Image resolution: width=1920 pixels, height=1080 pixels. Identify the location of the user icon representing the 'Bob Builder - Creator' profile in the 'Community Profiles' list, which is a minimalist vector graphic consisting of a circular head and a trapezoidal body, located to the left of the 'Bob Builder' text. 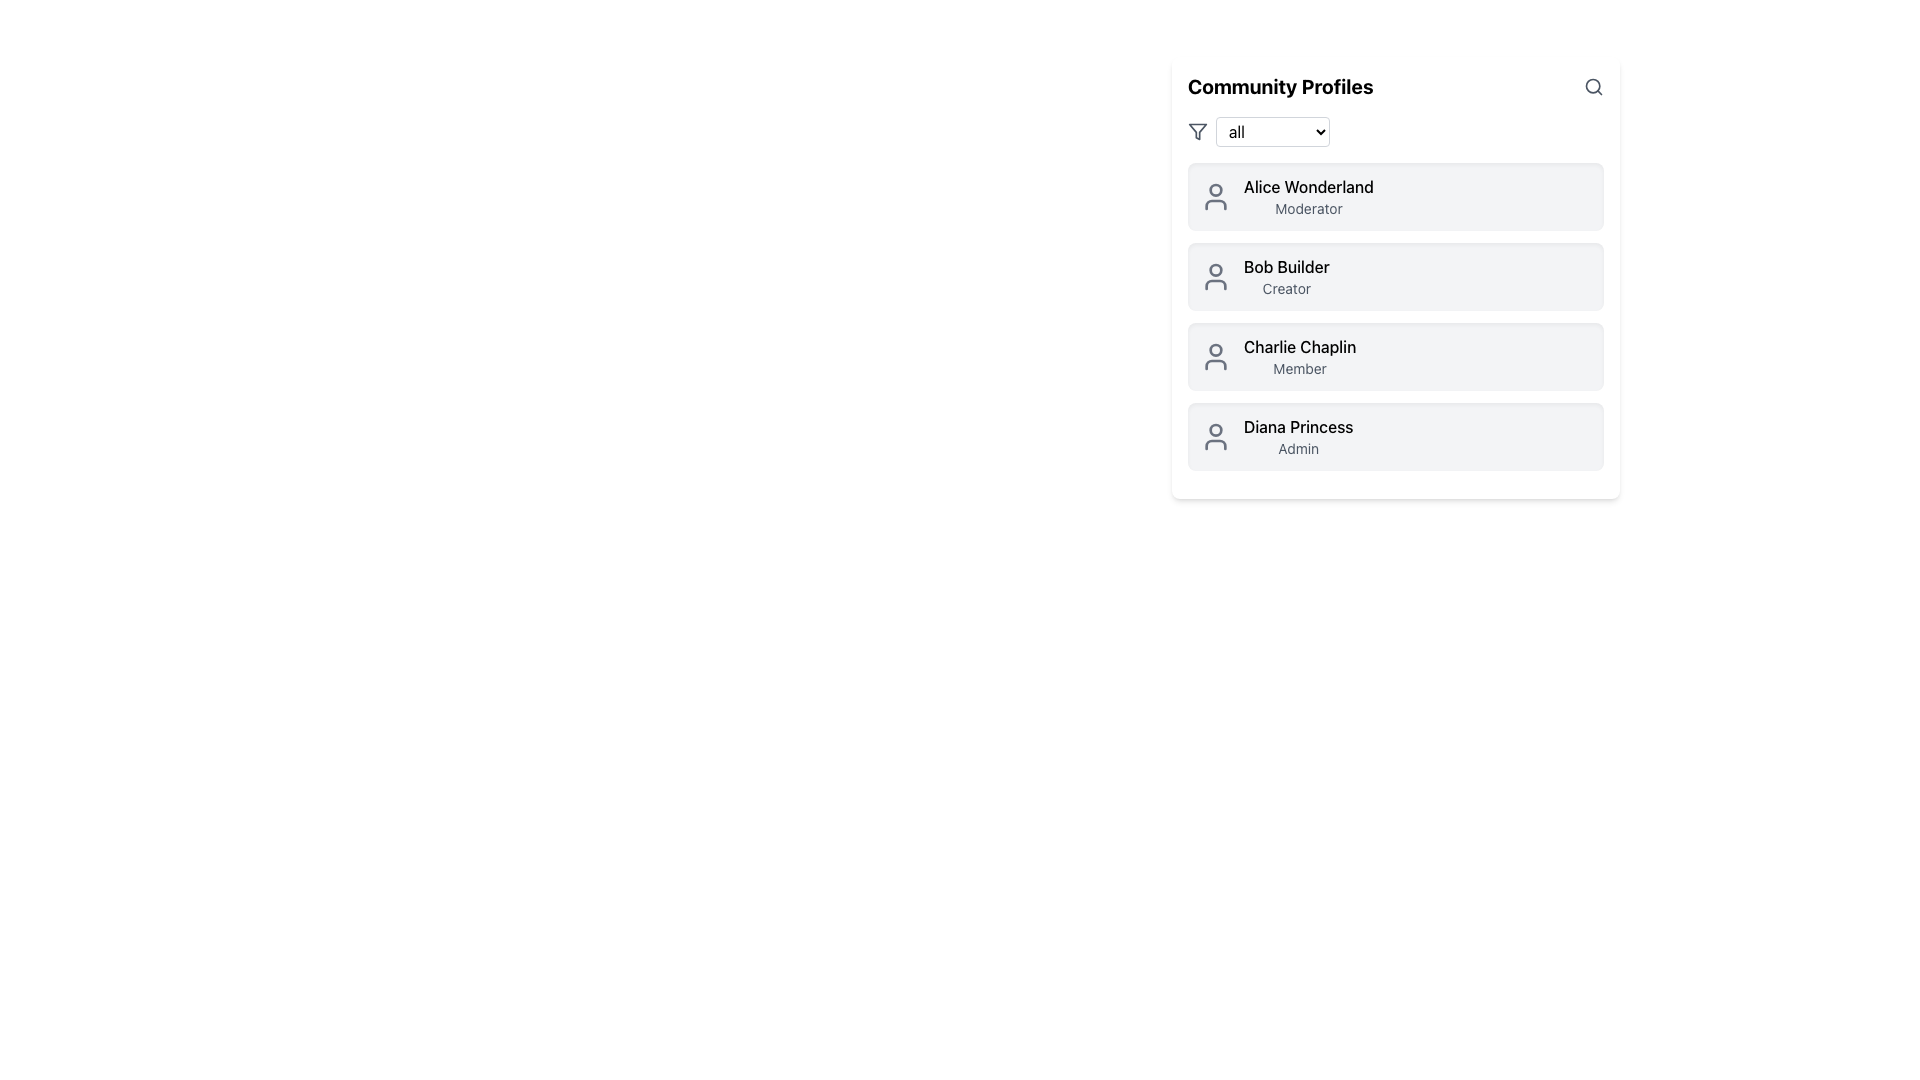
(1214, 277).